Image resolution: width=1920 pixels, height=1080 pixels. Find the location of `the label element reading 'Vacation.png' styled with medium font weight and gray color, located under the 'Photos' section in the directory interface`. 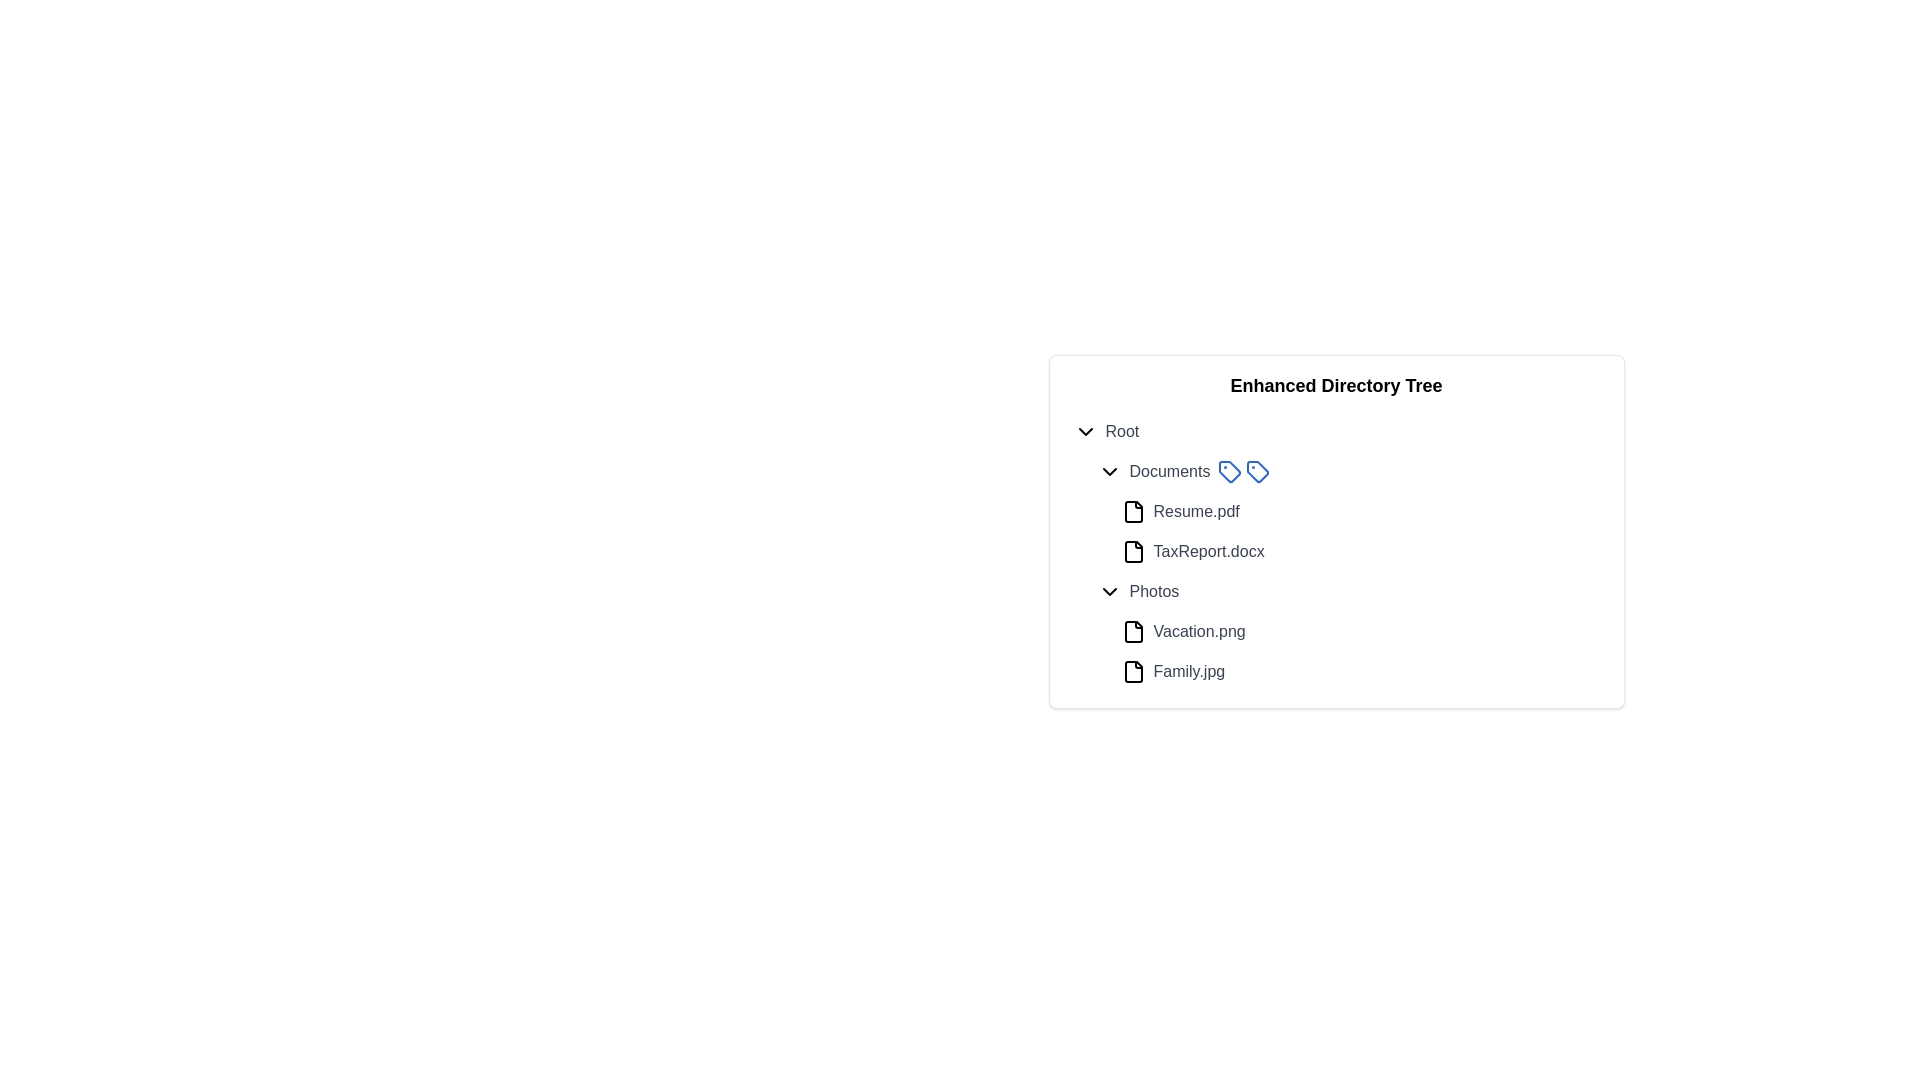

the label element reading 'Vacation.png' styled with medium font weight and gray color, located under the 'Photos' section in the directory interface is located at coordinates (1199, 632).